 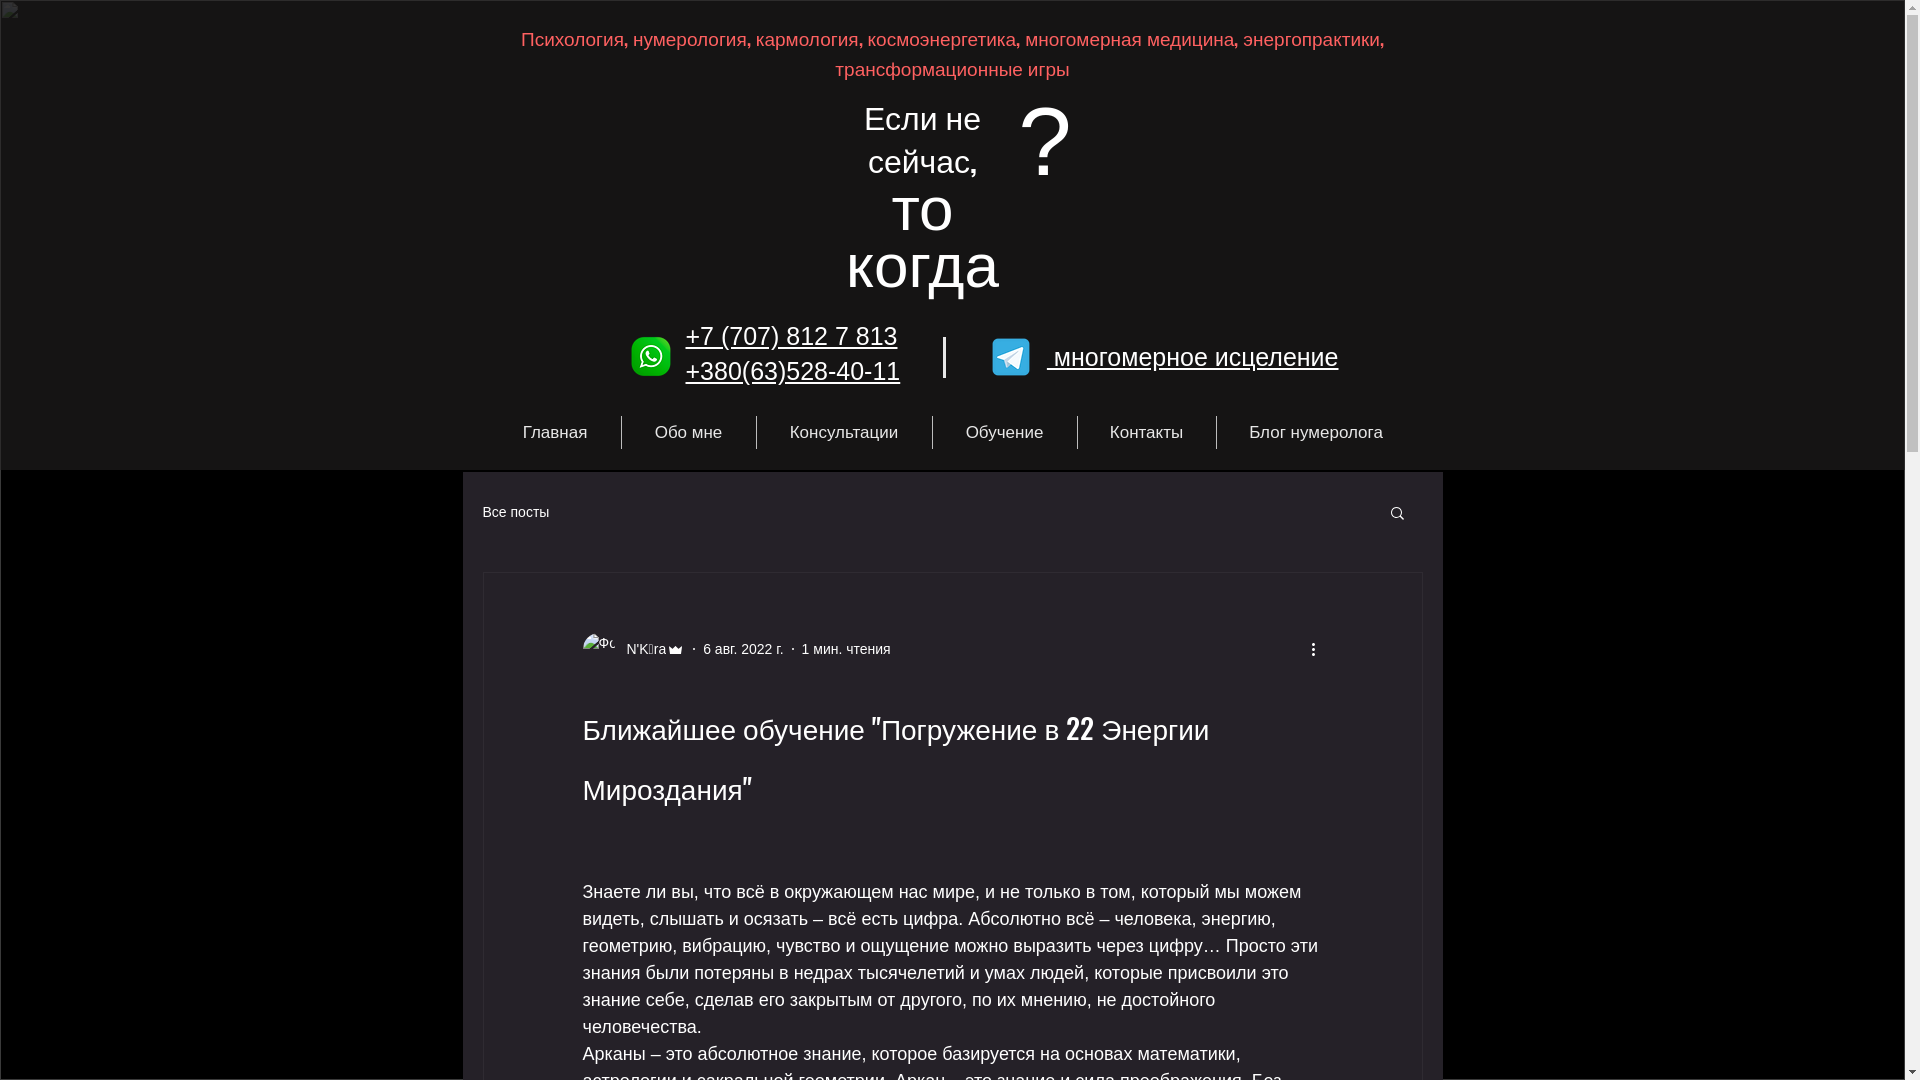 What do you see at coordinates (792, 370) in the screenshot?
I see `'+380(63)528-40-11'` at bounding box center [792, 370].